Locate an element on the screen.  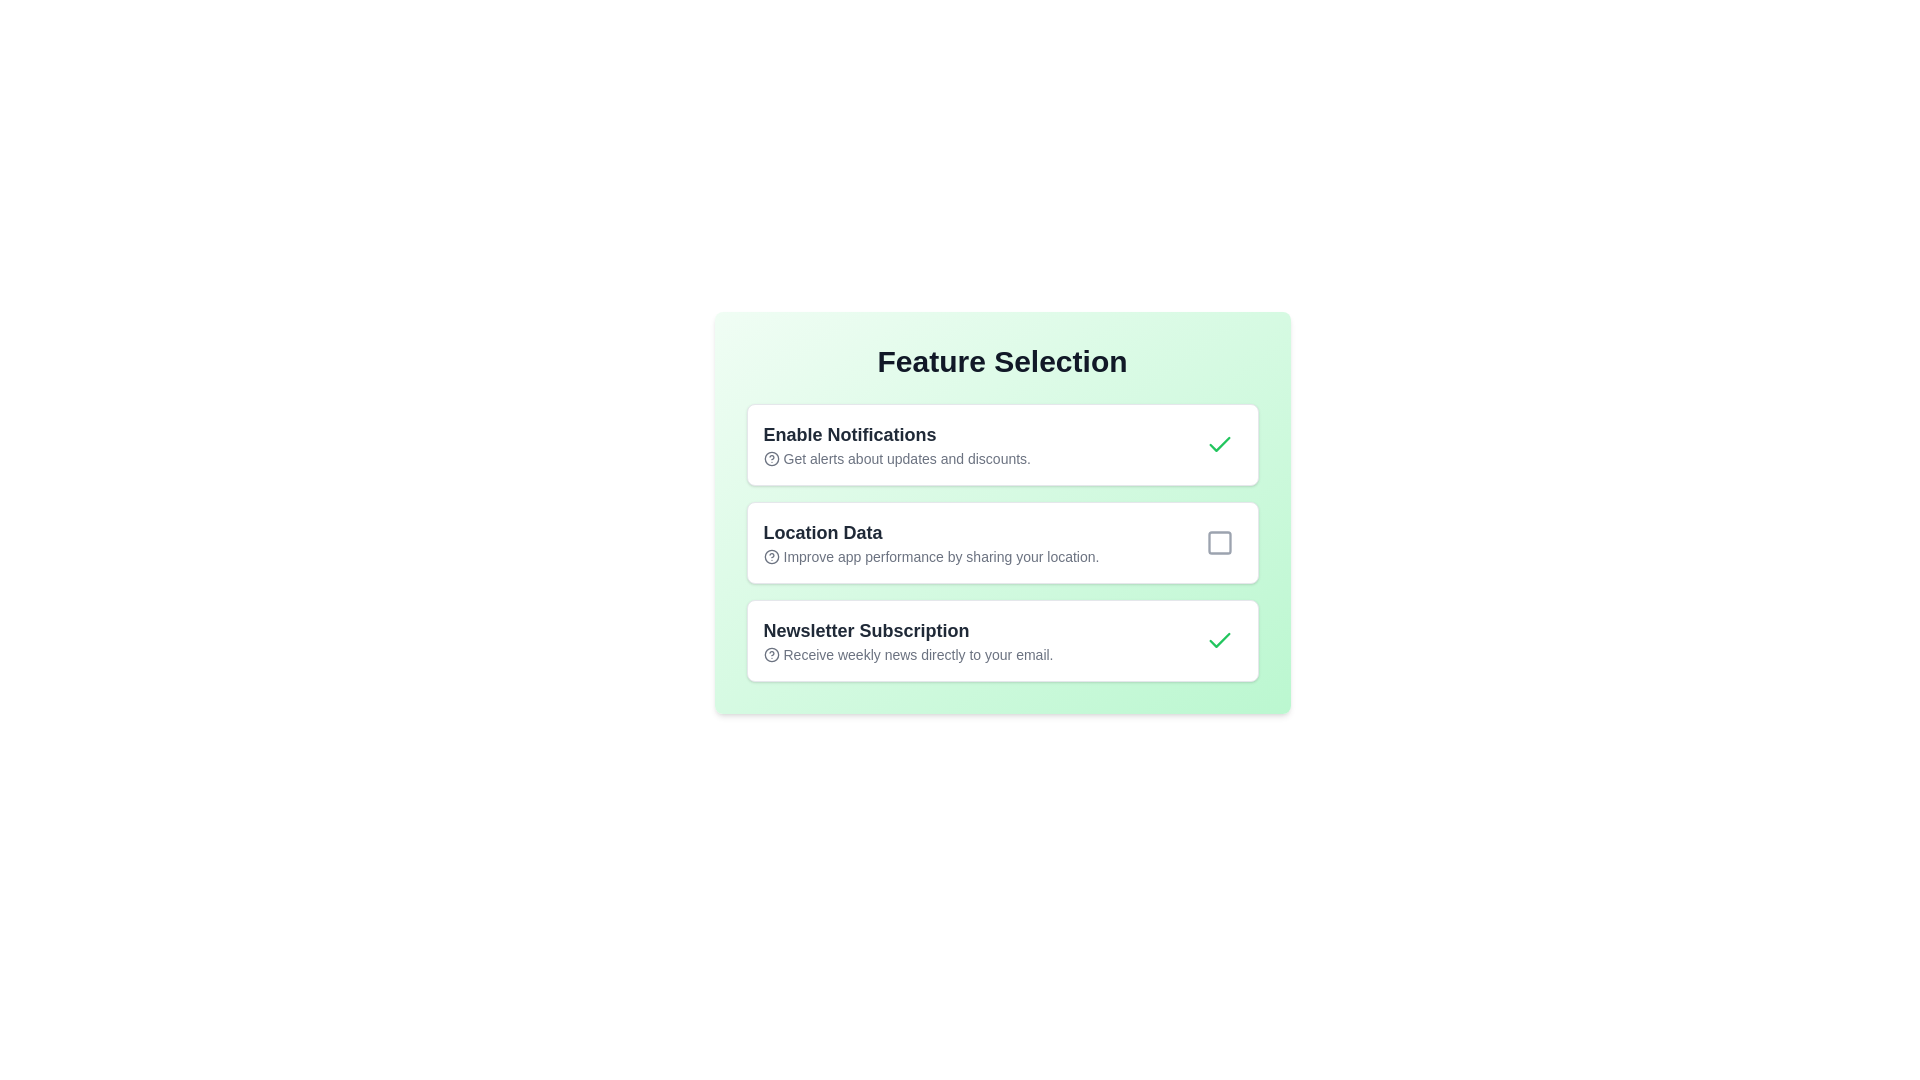
the descriptive text element that informs the user about the 'Enable Notifications' feature and its benefits, located at the top of the feature settings list is located at coordinates (896, 443).